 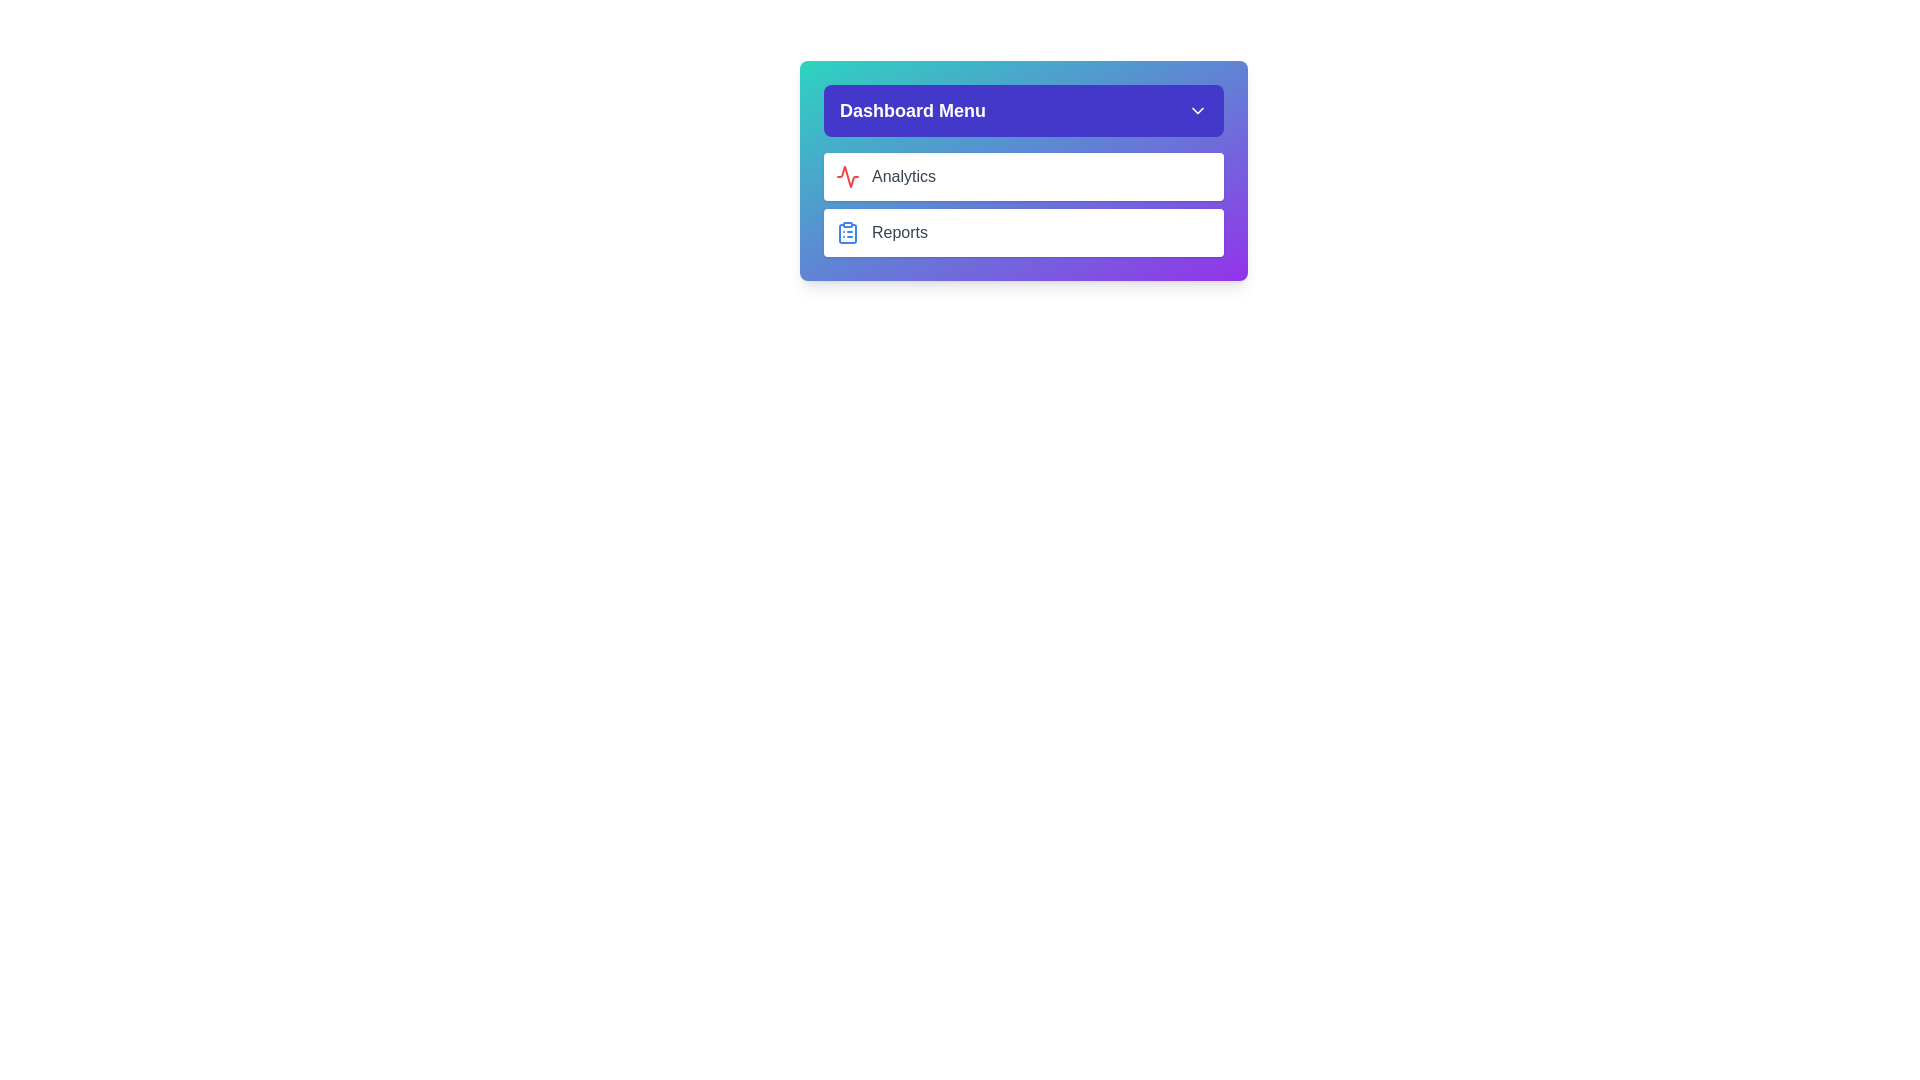 What do you see at coordinates (848, 176) in the screenshot?
I see `the red jagged line icon next to the 'Analytics' text label in the dropdown menu under the 'Dashboard Menu' header` at bounding box center [848, 176].